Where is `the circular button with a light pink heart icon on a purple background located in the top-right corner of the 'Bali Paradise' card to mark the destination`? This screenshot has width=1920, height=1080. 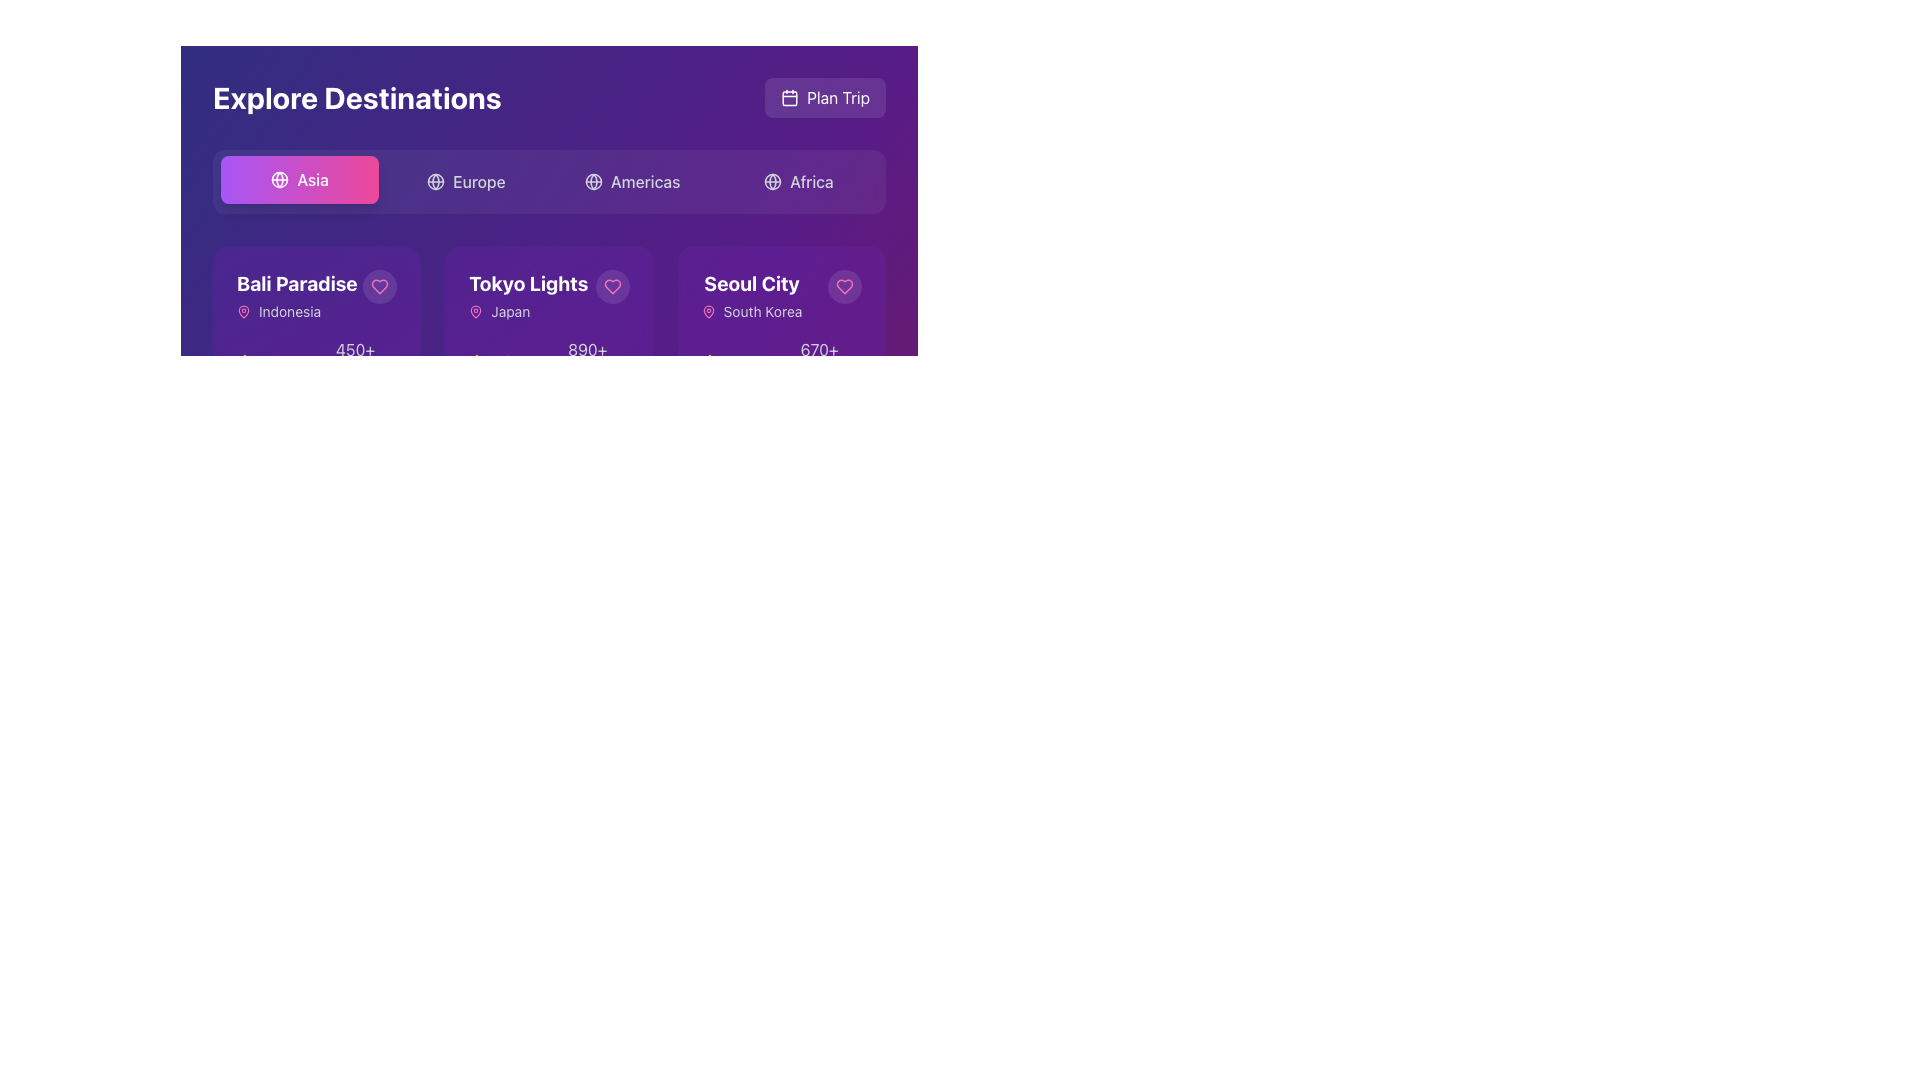
the circular button with a light pink heart icon on a purple background located in the top-right corner of the 'Bali Paradise' card to mark the destination is located at coordinates (380, 286).